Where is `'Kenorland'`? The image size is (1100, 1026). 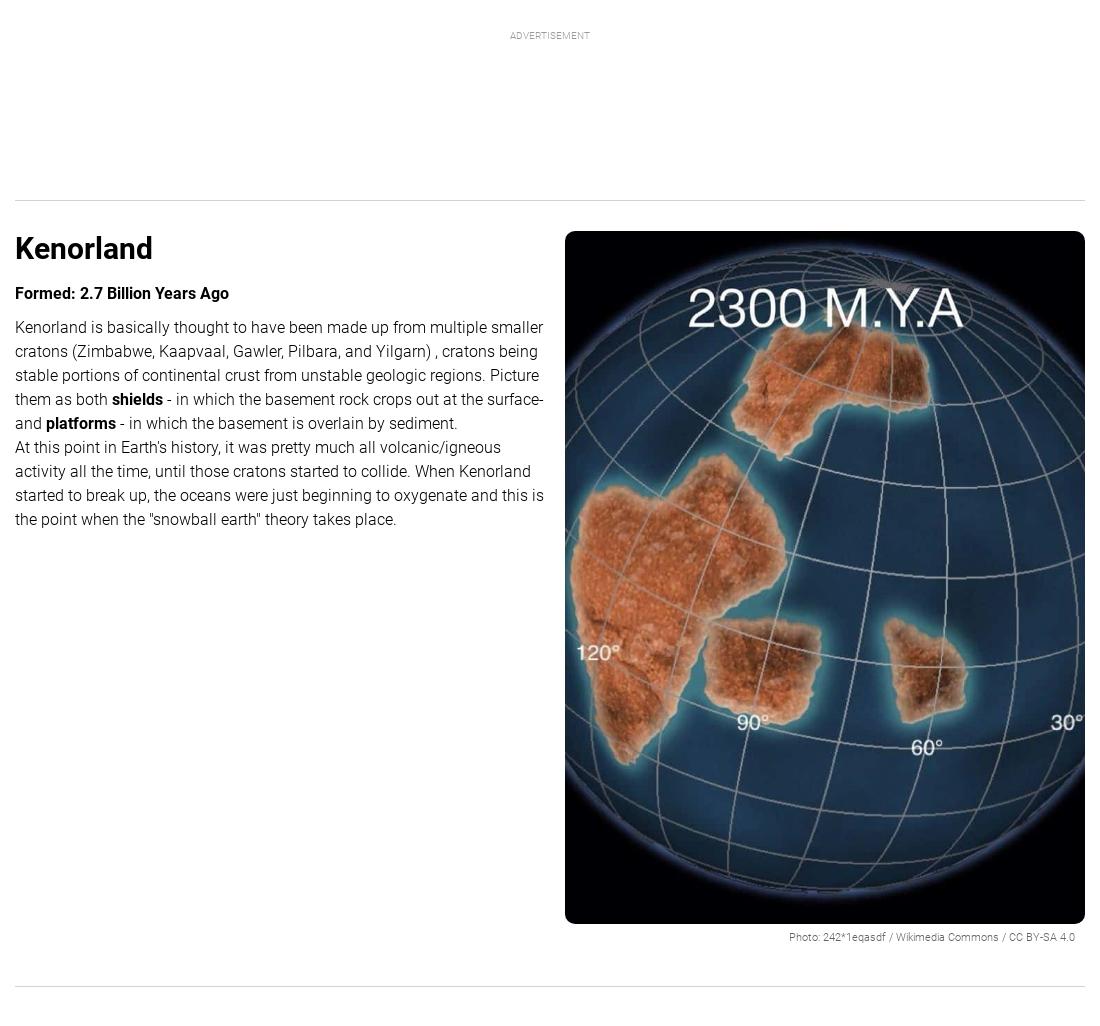 'Kenorland' is located at coordinates (84, 247).